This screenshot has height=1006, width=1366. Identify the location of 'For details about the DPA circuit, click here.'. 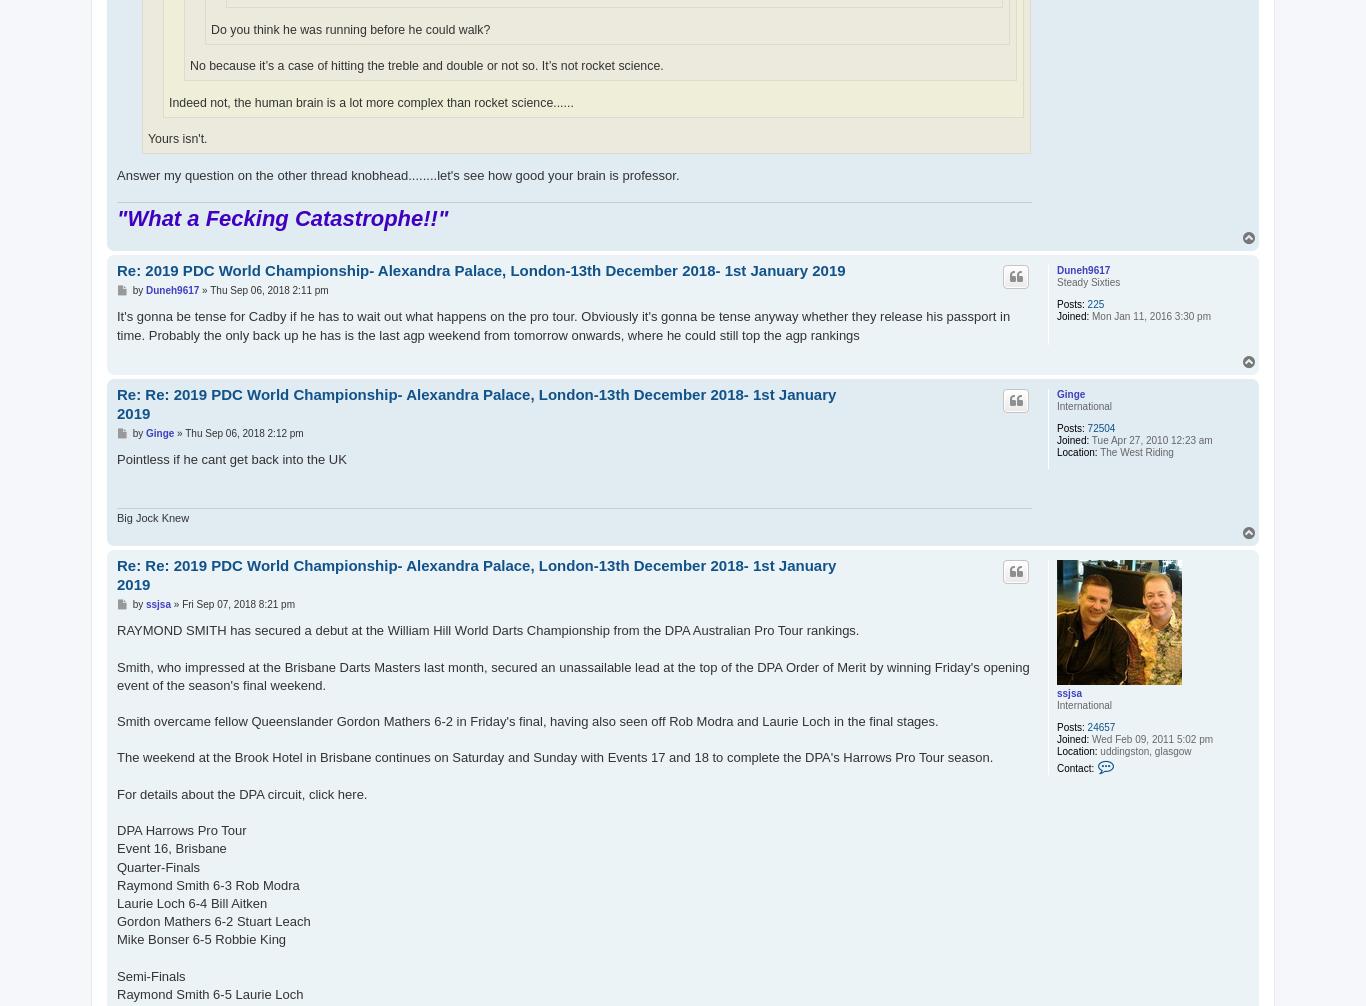
(242, 792).